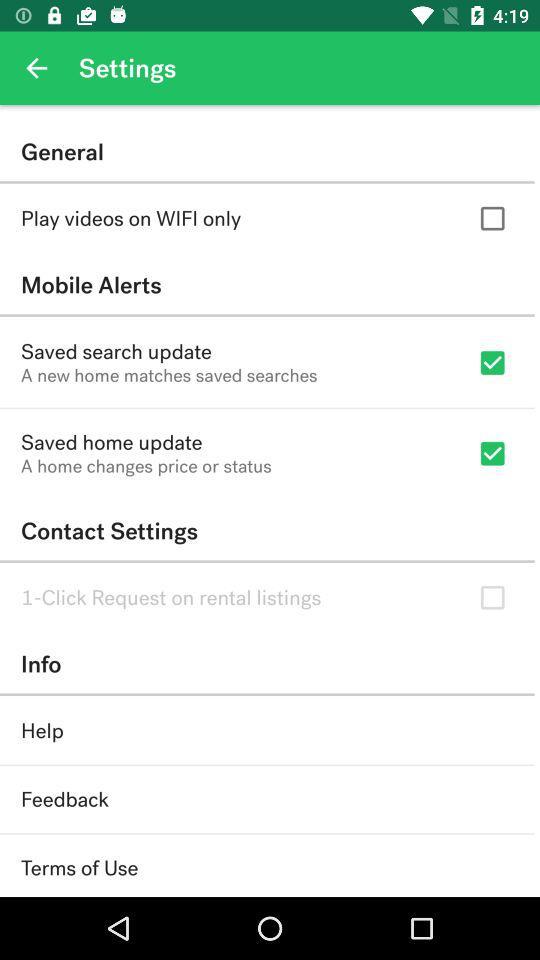 The height and width of the screenshot is (960, 540). Describe the element at coordinates (171, 597) in the screenshot. I see `1 click request` at that location.